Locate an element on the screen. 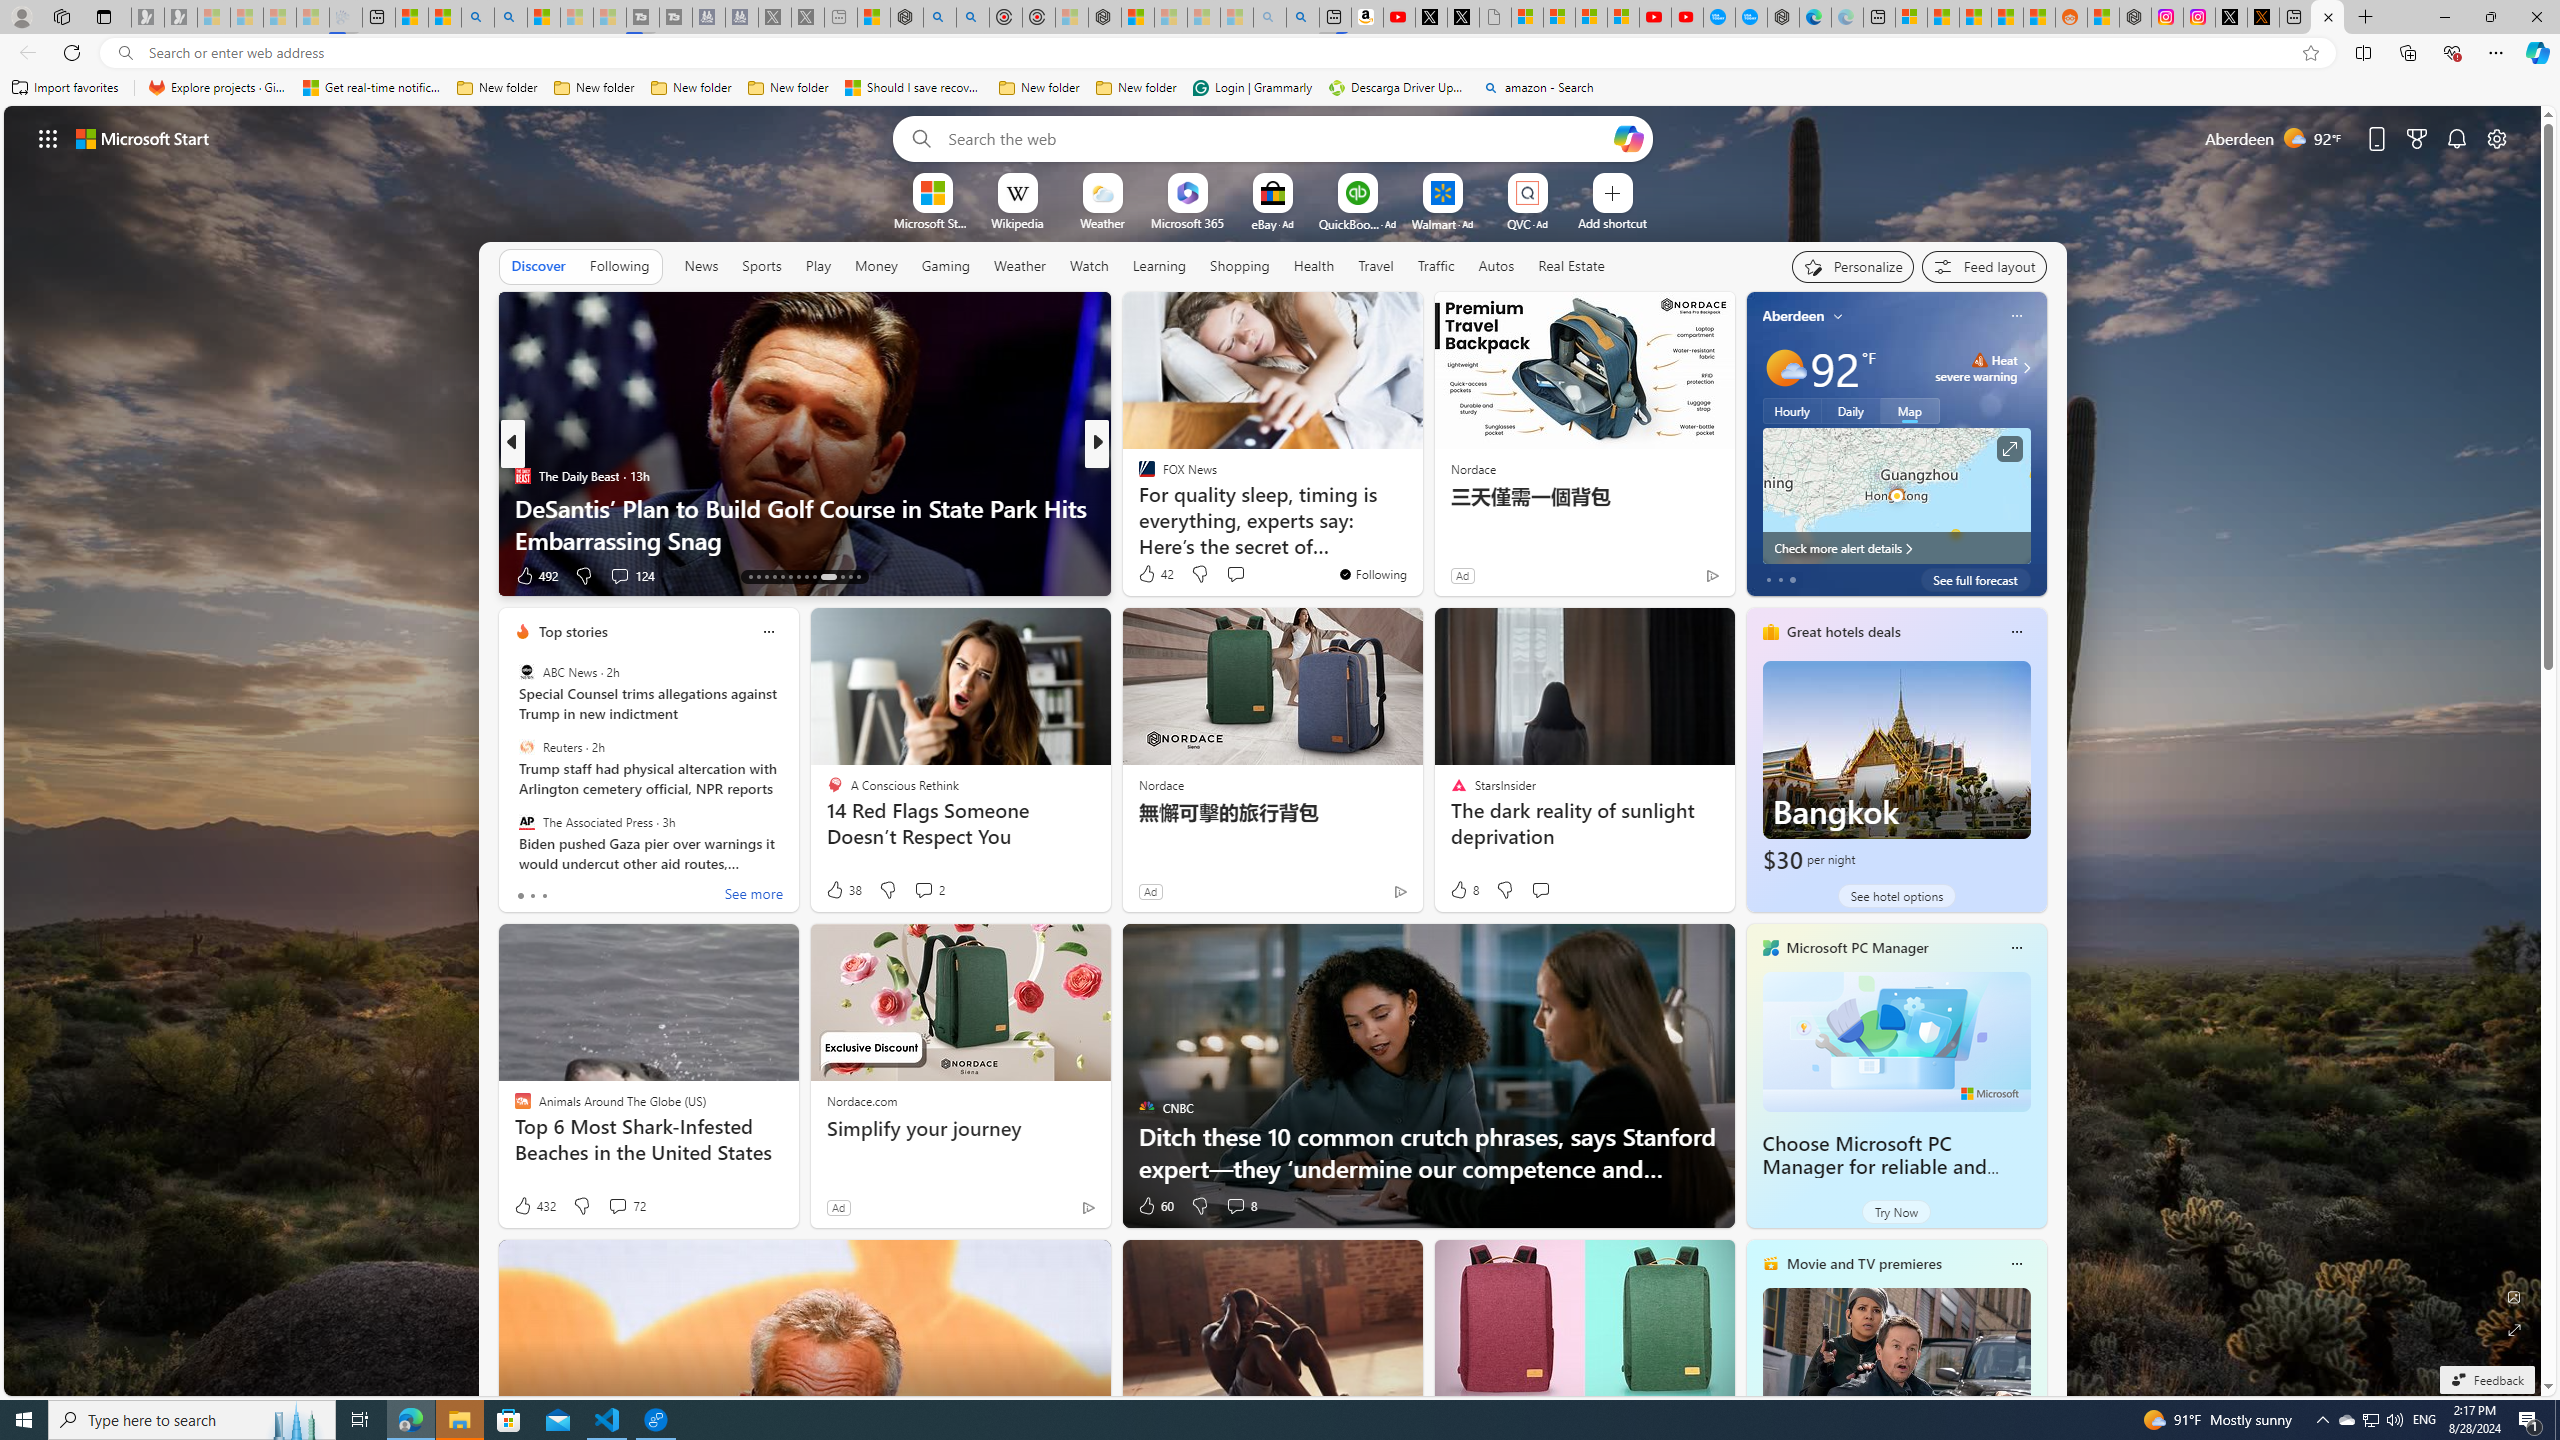 The image size is (2560, 1440). 'help.x.com | 524: A timeout occurred' is located at coordinates (2263, 16).